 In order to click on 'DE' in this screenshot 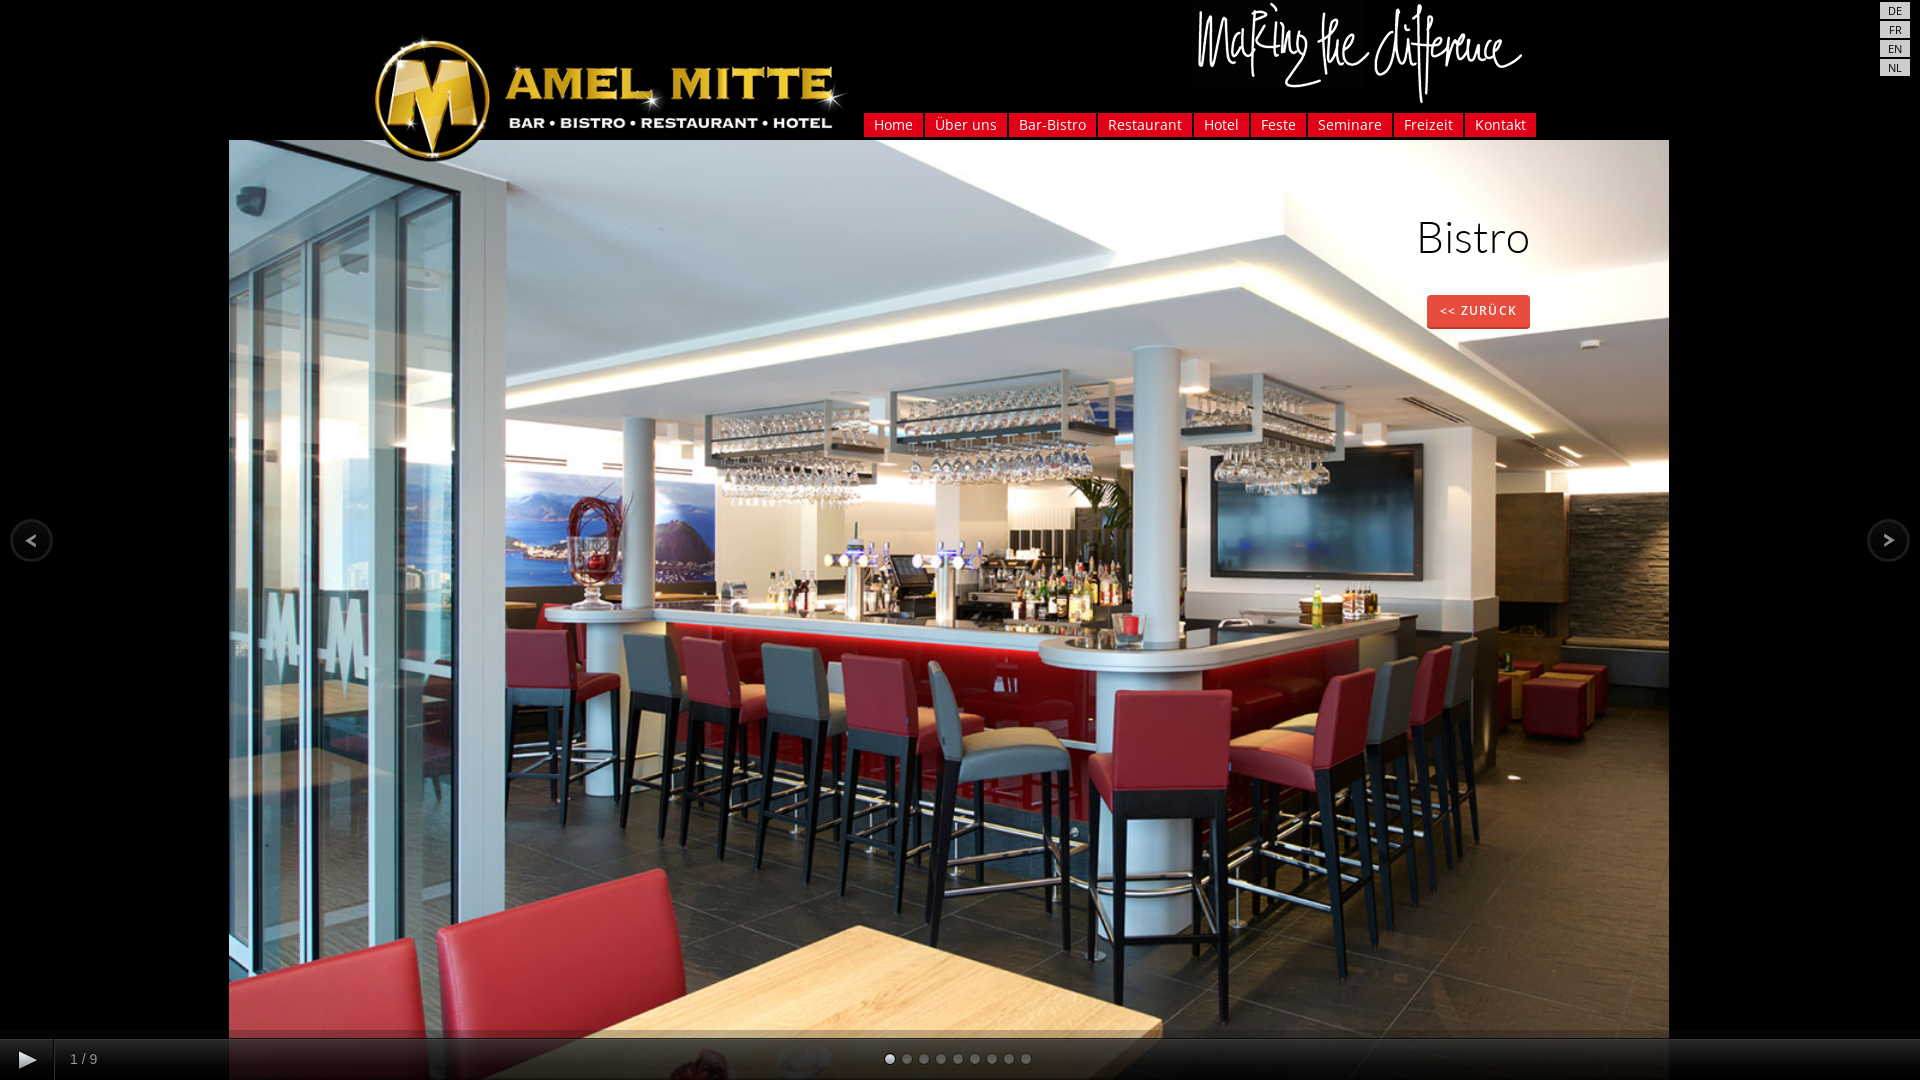, I will do `click(1885, 10)`.